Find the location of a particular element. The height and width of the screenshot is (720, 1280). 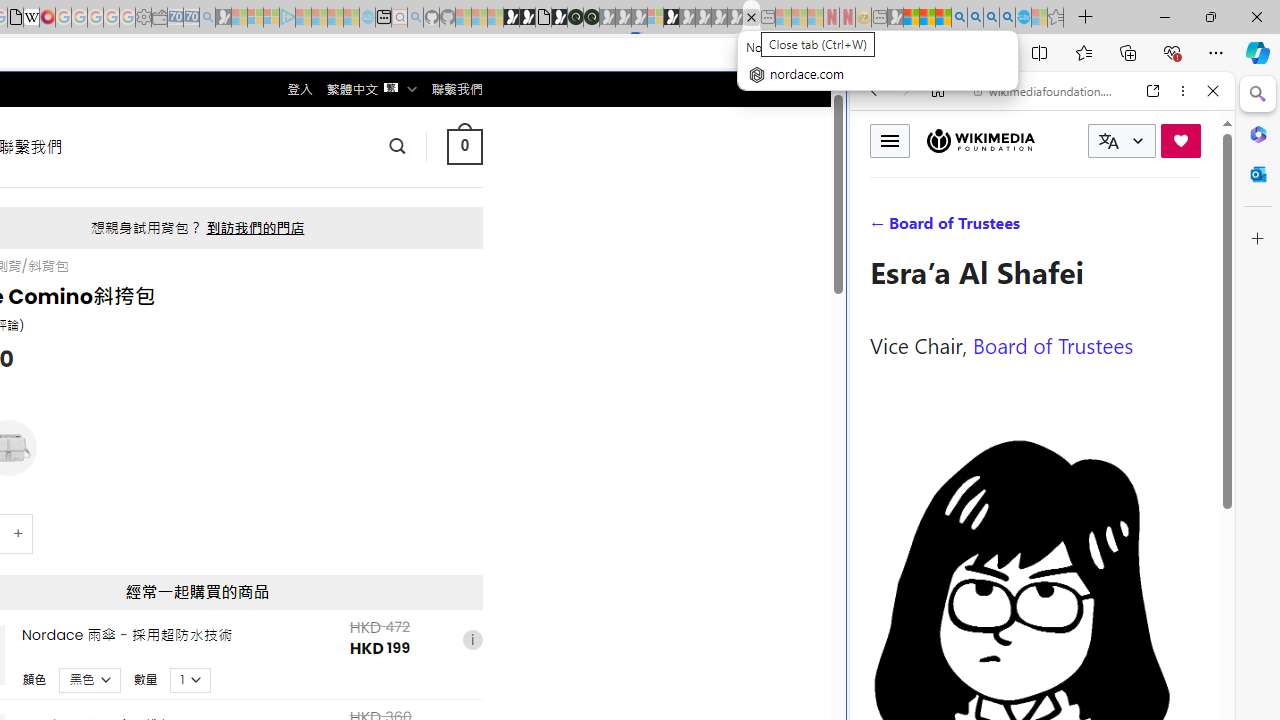

'VIDEOS' is located at coordinates (1006, 227).